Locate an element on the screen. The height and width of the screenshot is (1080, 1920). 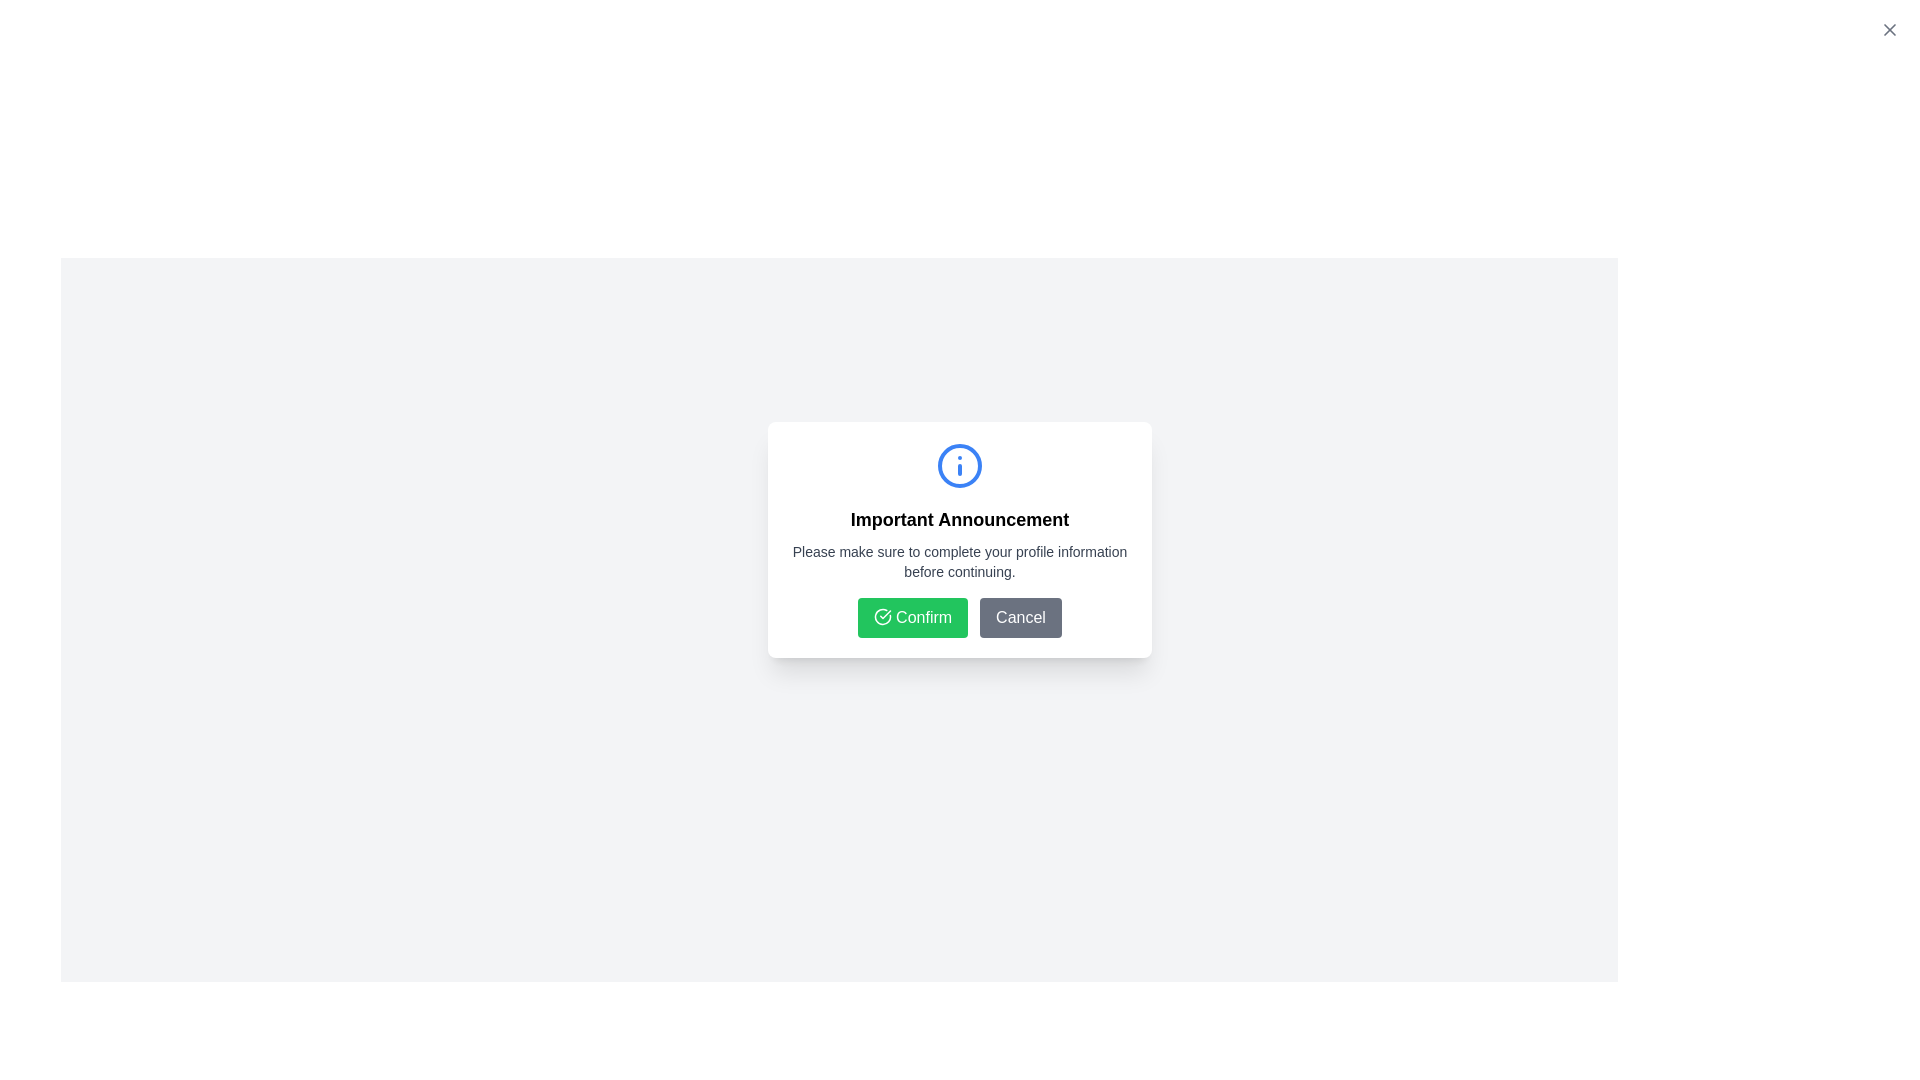
the text label that serves as a heading for the modal dialog box, positioned below the blue circular 'info' icon and above the descriptive text and action buttons is located at coordinates (960, 519).